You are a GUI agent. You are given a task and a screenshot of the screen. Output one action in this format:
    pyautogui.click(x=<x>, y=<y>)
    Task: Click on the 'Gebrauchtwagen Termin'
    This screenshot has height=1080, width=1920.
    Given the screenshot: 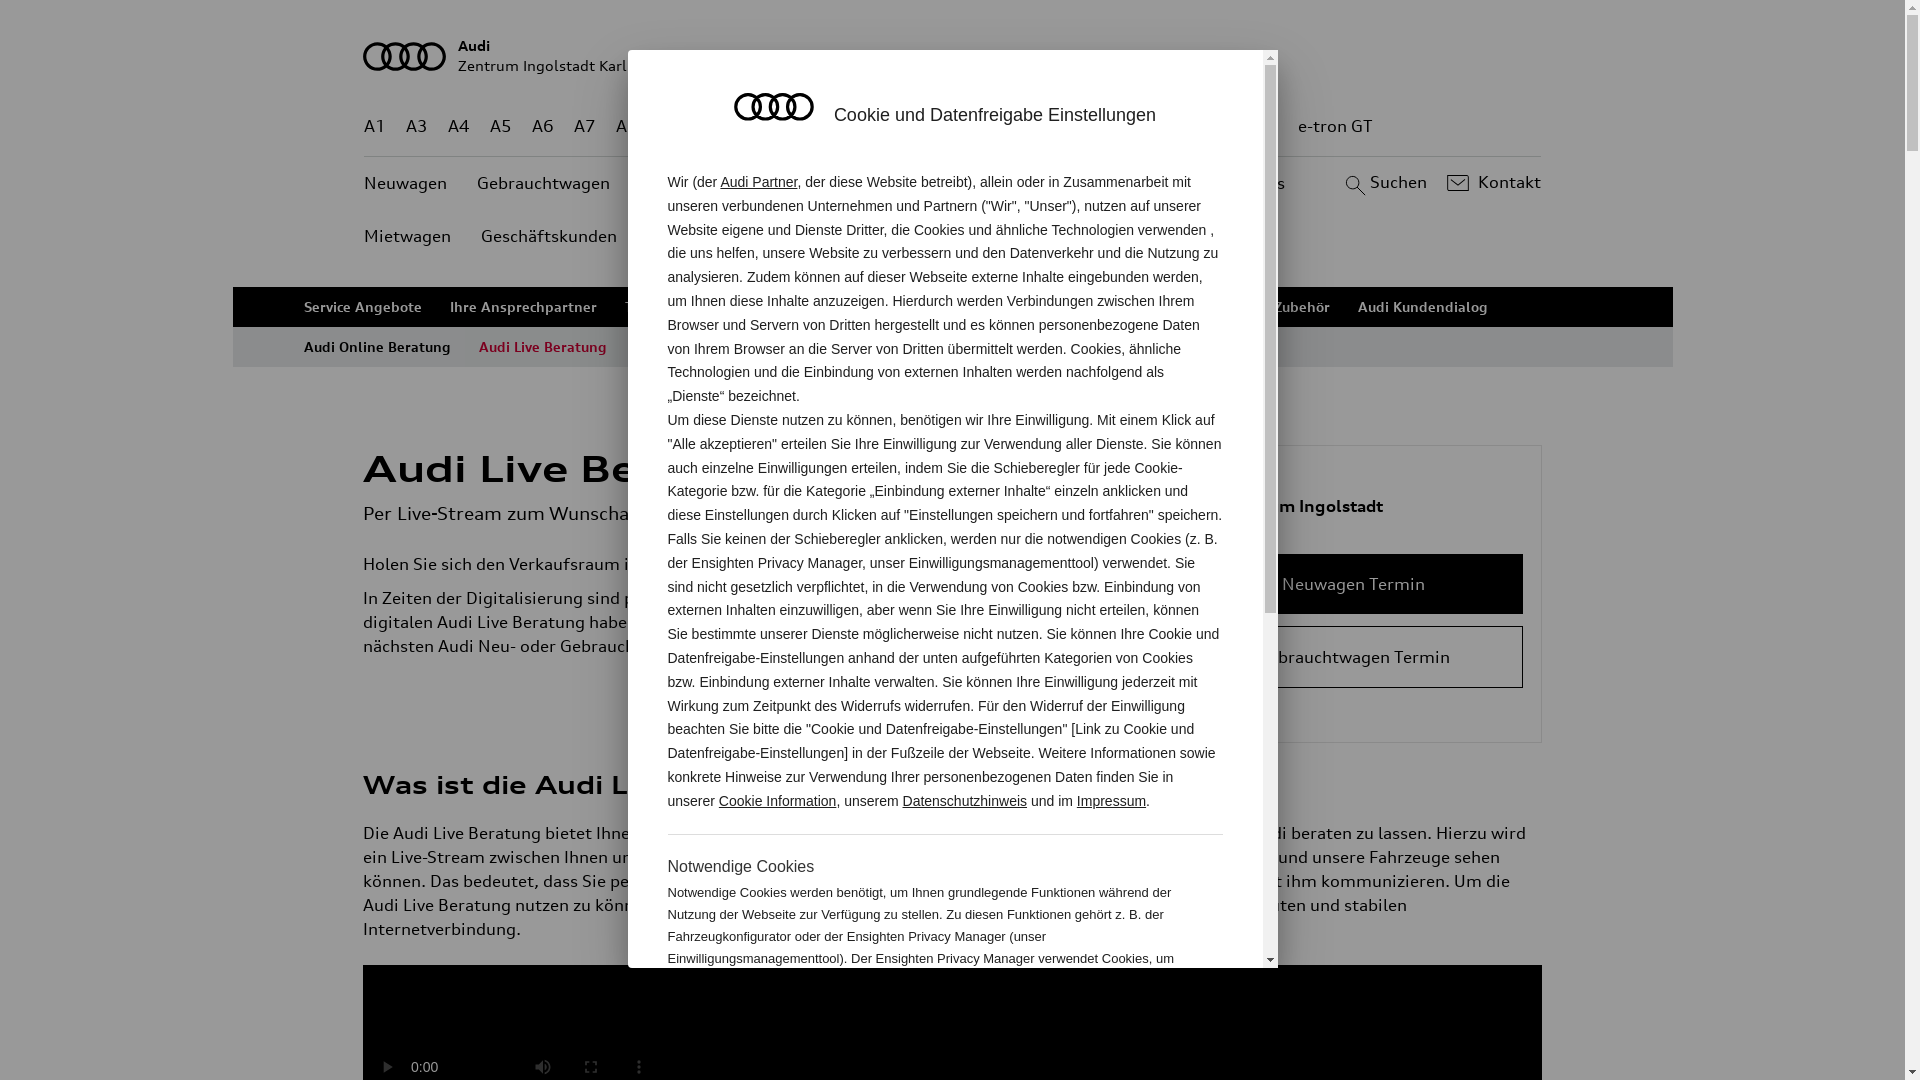 What is the action you would take?
    pyautogui.click(x=1353, y=656)
    